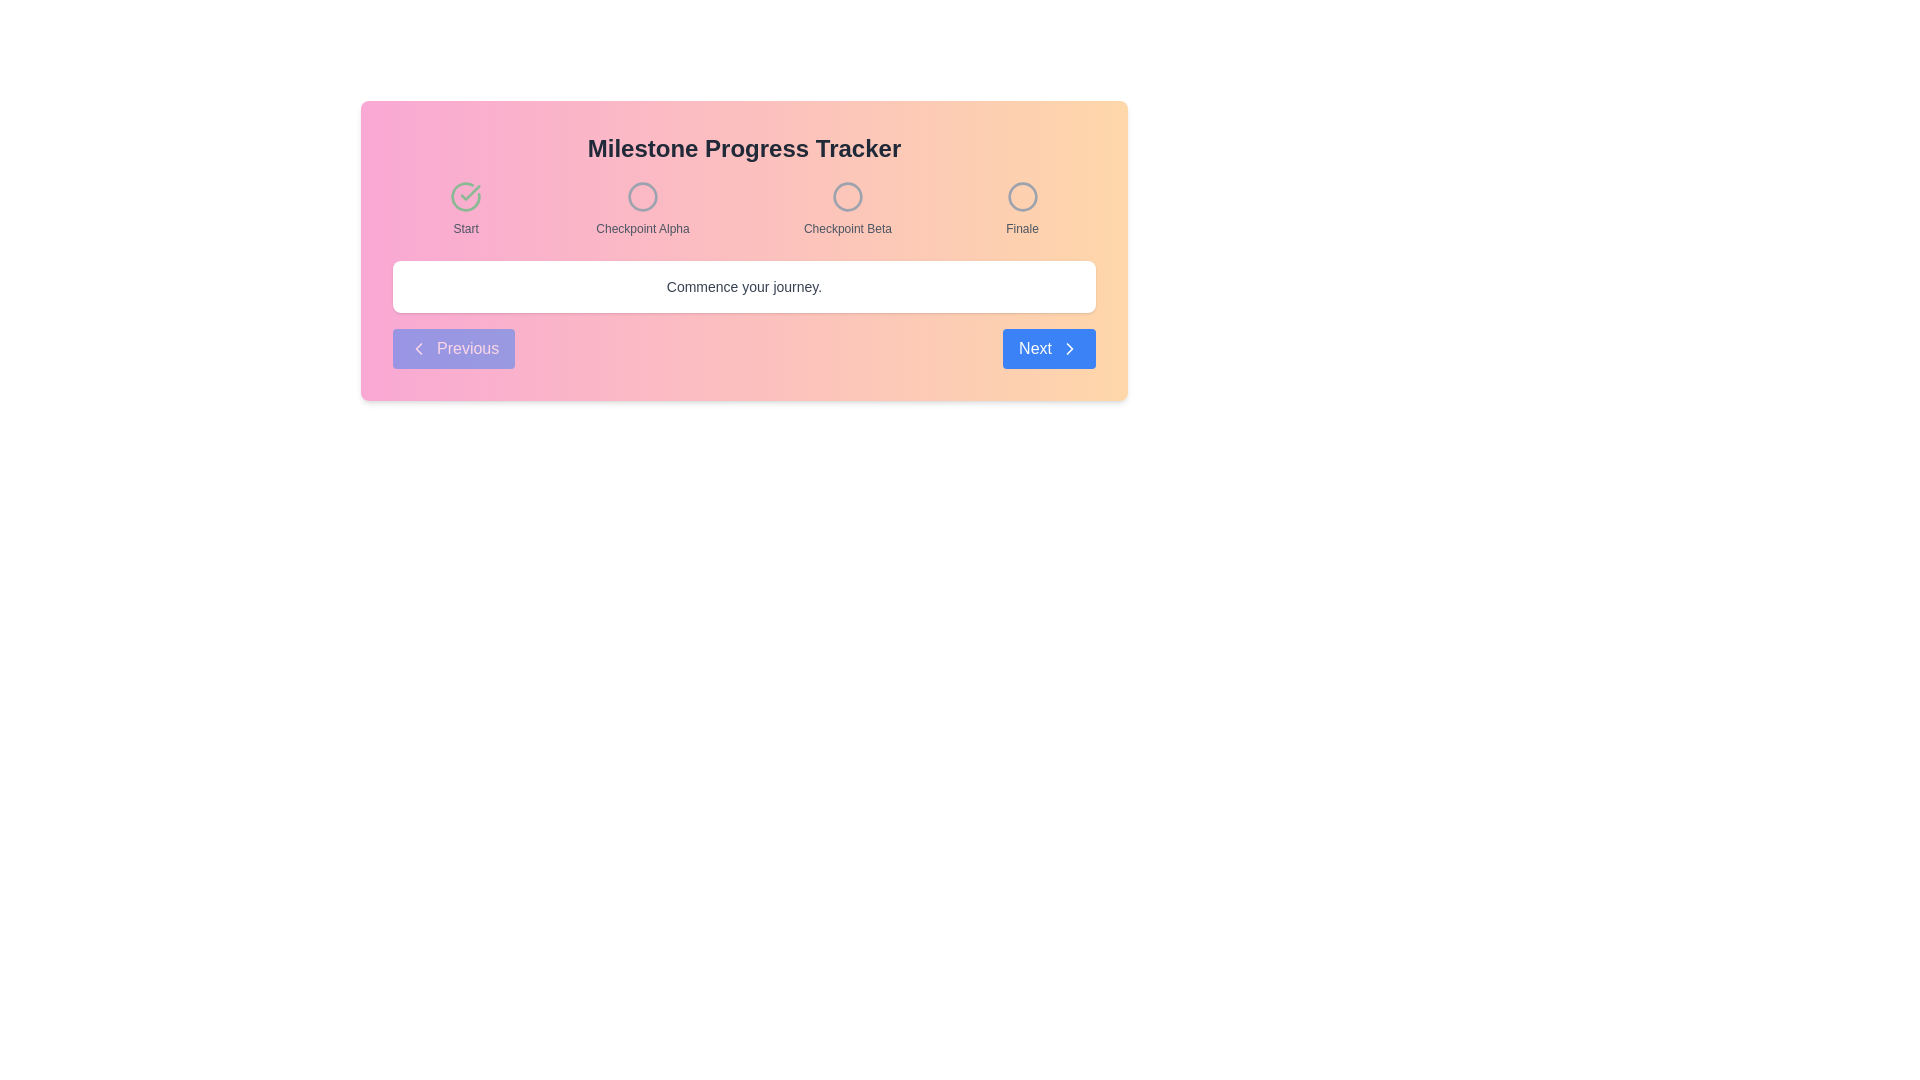 The width and height of the screenshot is (1920, 1080). Describe the element at coordinates (847, 208) in the screenshot. I see `the Progress milestone indicator labeled 'Checkpoint Beta', which is a circular icon followed by a small, gray font label, positioned third in the milestone progress tracker` at that location.